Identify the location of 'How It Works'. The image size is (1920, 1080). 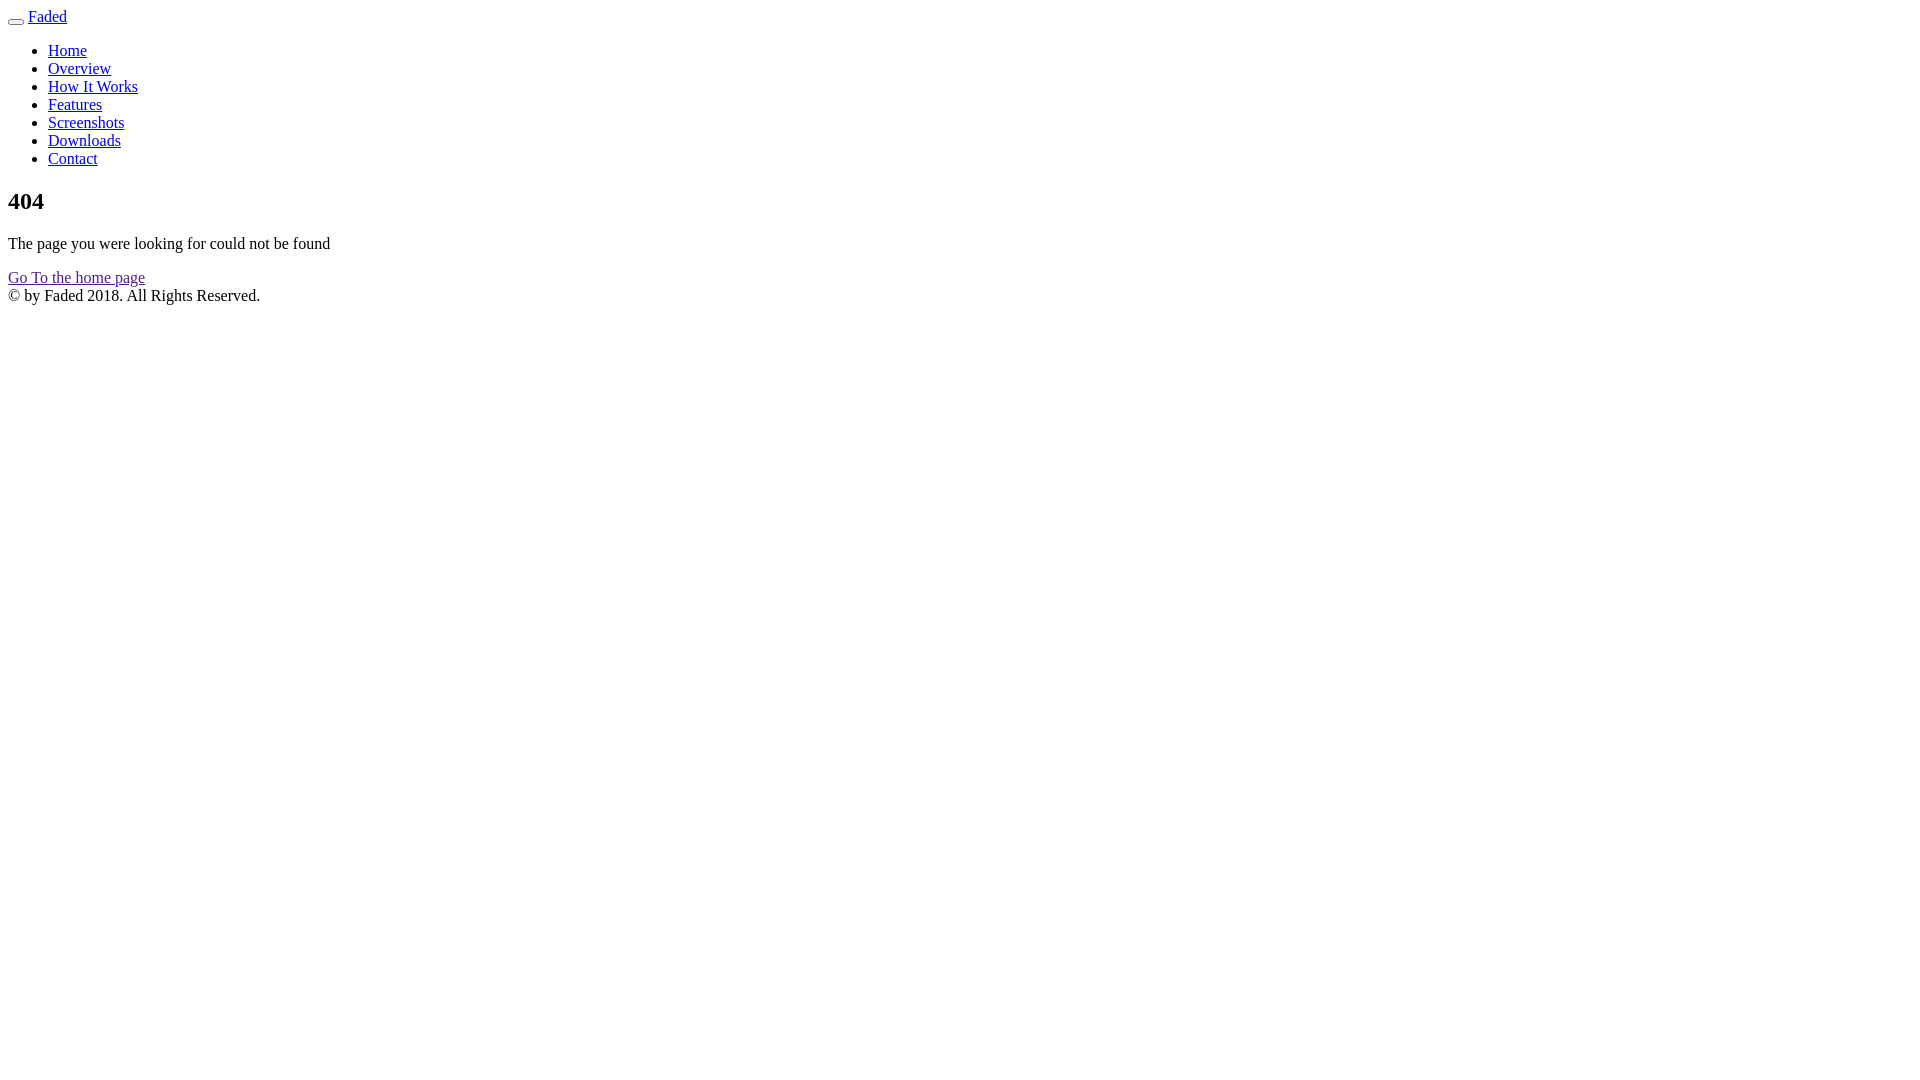
(48, 85).